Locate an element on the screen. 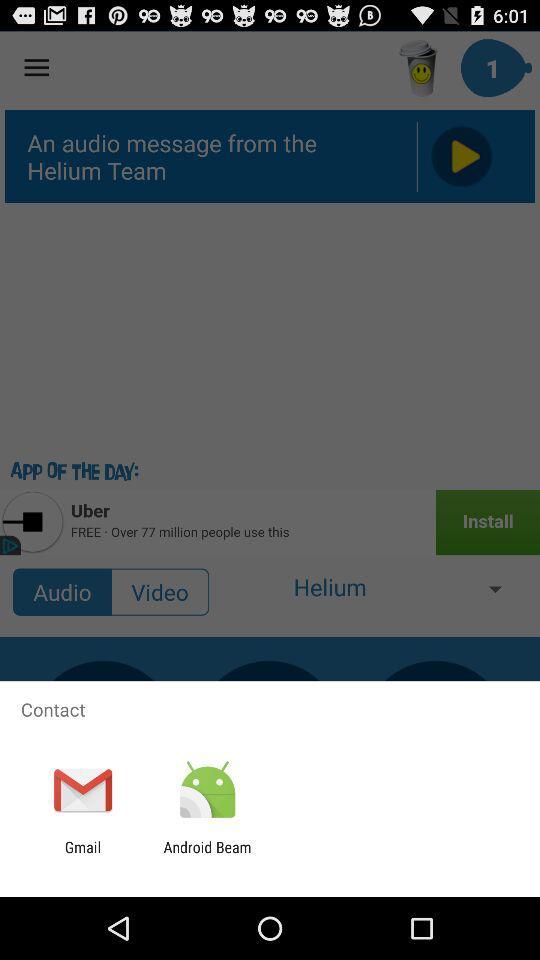 The image size is (540, 960). the app next to gmail icon is located at coordinates (206, 855).